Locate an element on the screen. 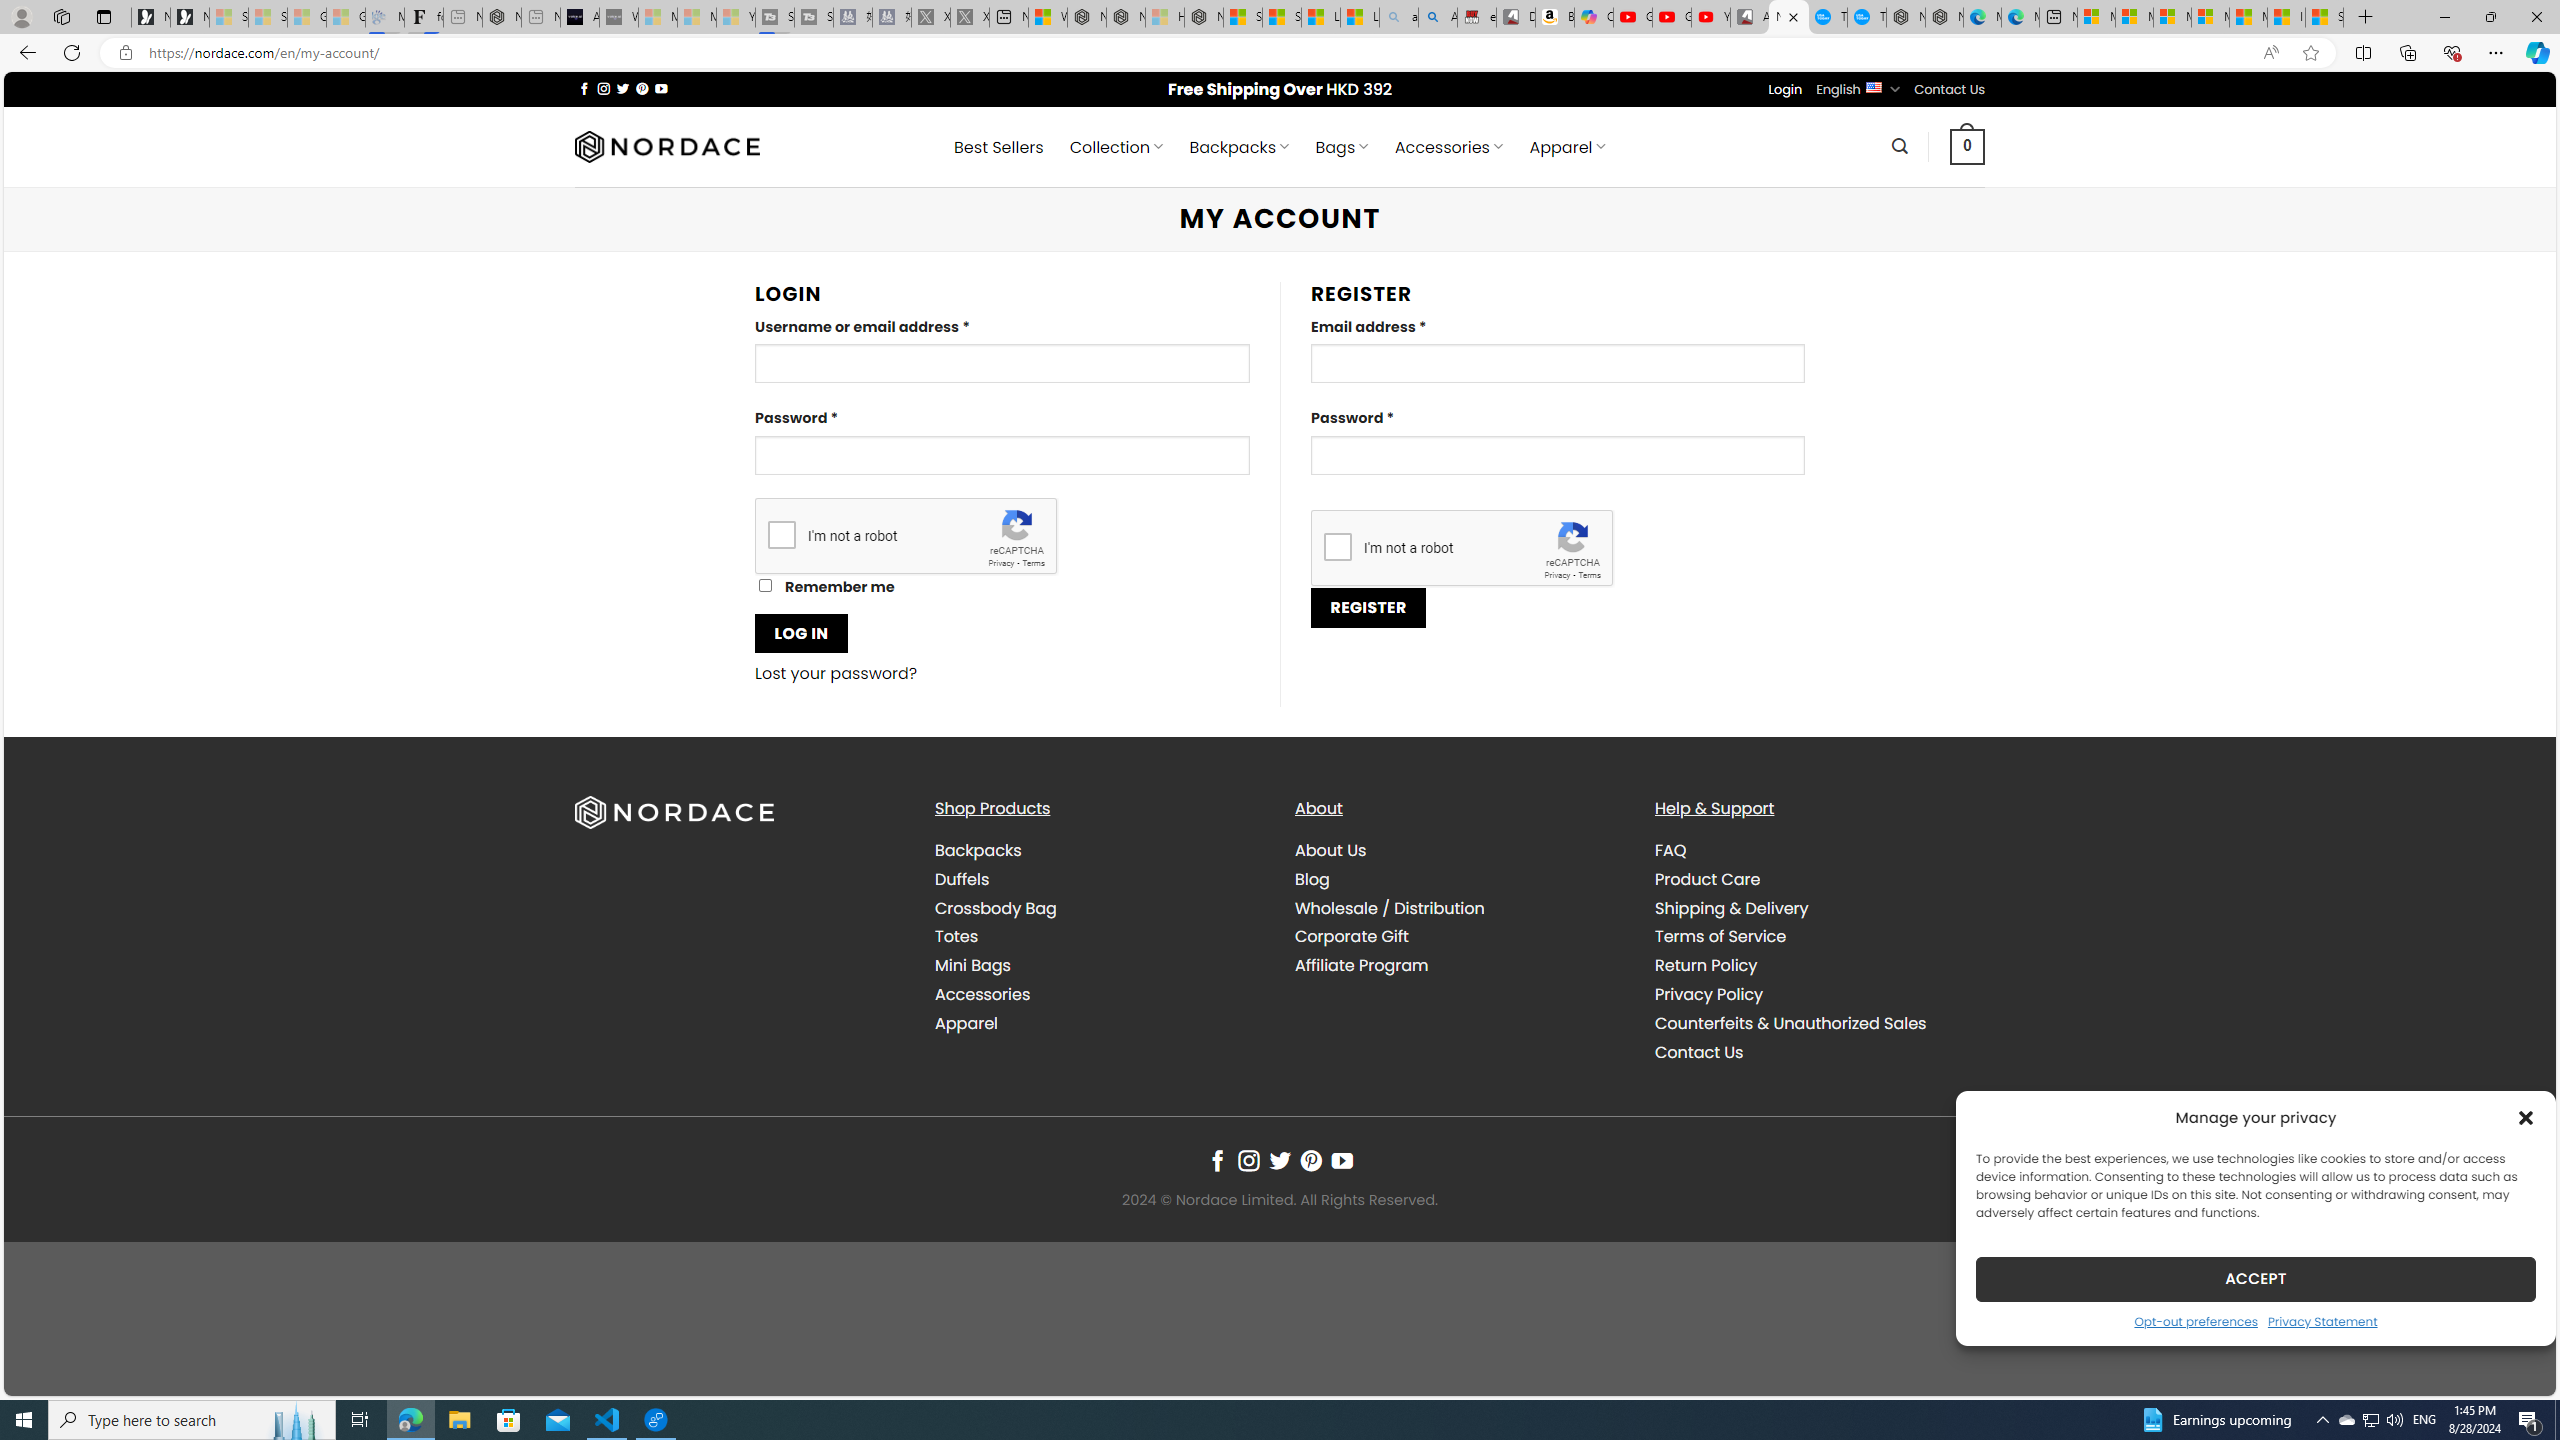  'Accessories' is located at coordinates (1098, 993).